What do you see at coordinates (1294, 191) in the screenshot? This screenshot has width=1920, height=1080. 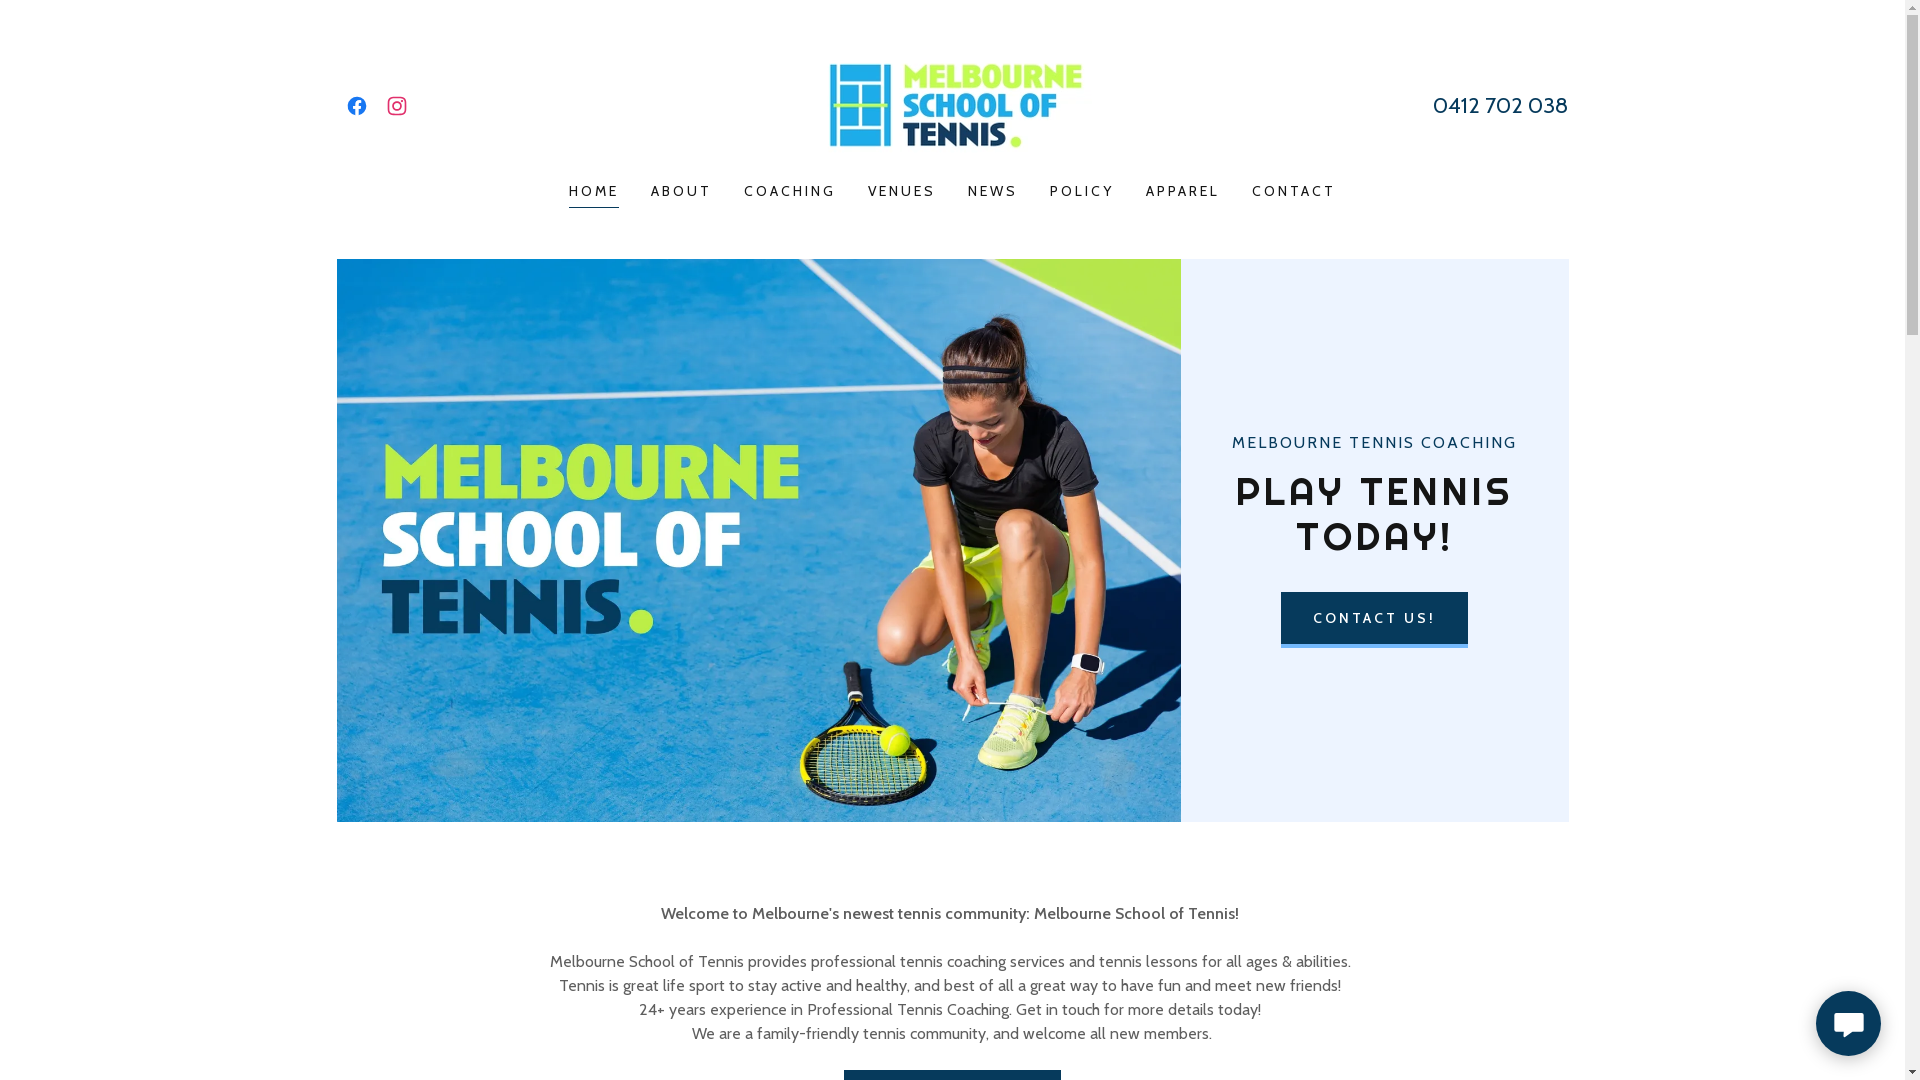 I see `'CONTACT'` at bounding box center [1294, 191].